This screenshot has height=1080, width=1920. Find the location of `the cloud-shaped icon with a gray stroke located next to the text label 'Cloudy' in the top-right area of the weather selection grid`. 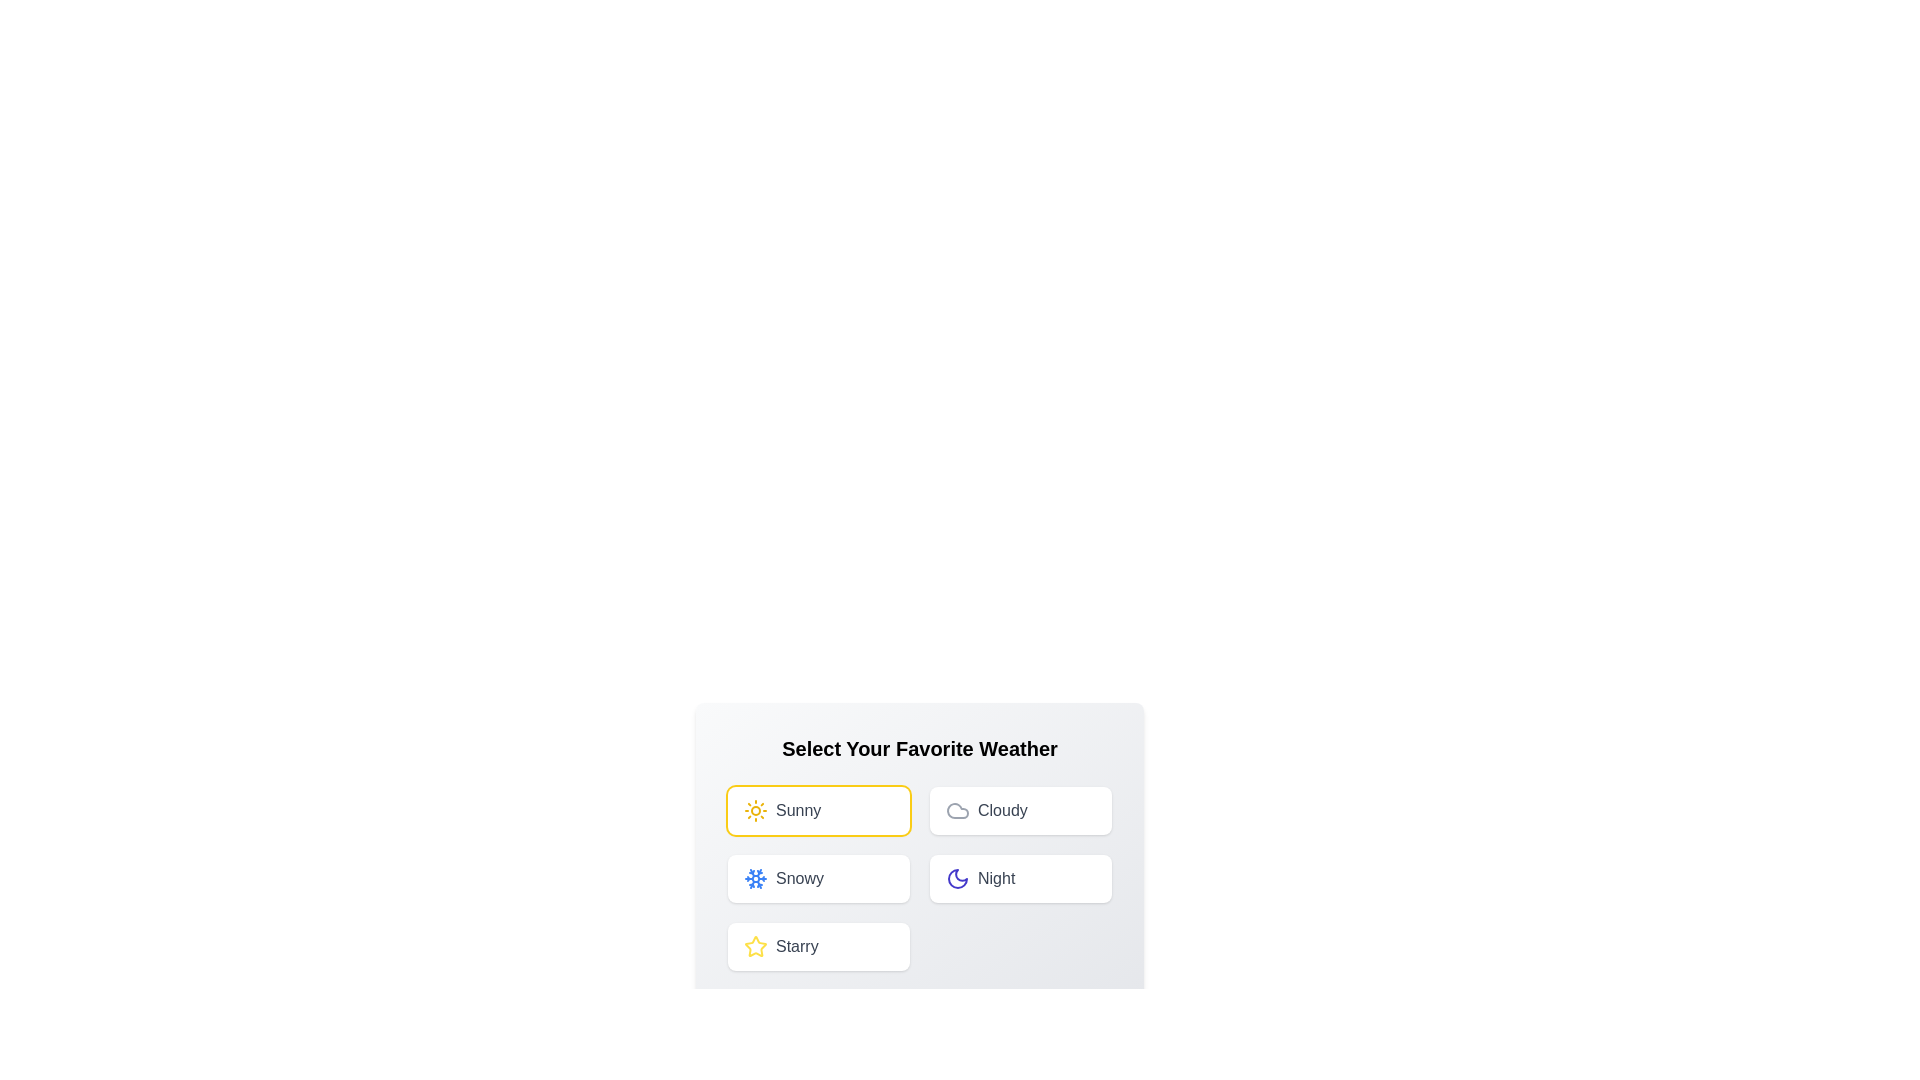

the cloud-shaped icon with a gray stroke located next to the text label 'Cloudy' in the top-right area of the weather selection grid is located at coordinates (957, 810).